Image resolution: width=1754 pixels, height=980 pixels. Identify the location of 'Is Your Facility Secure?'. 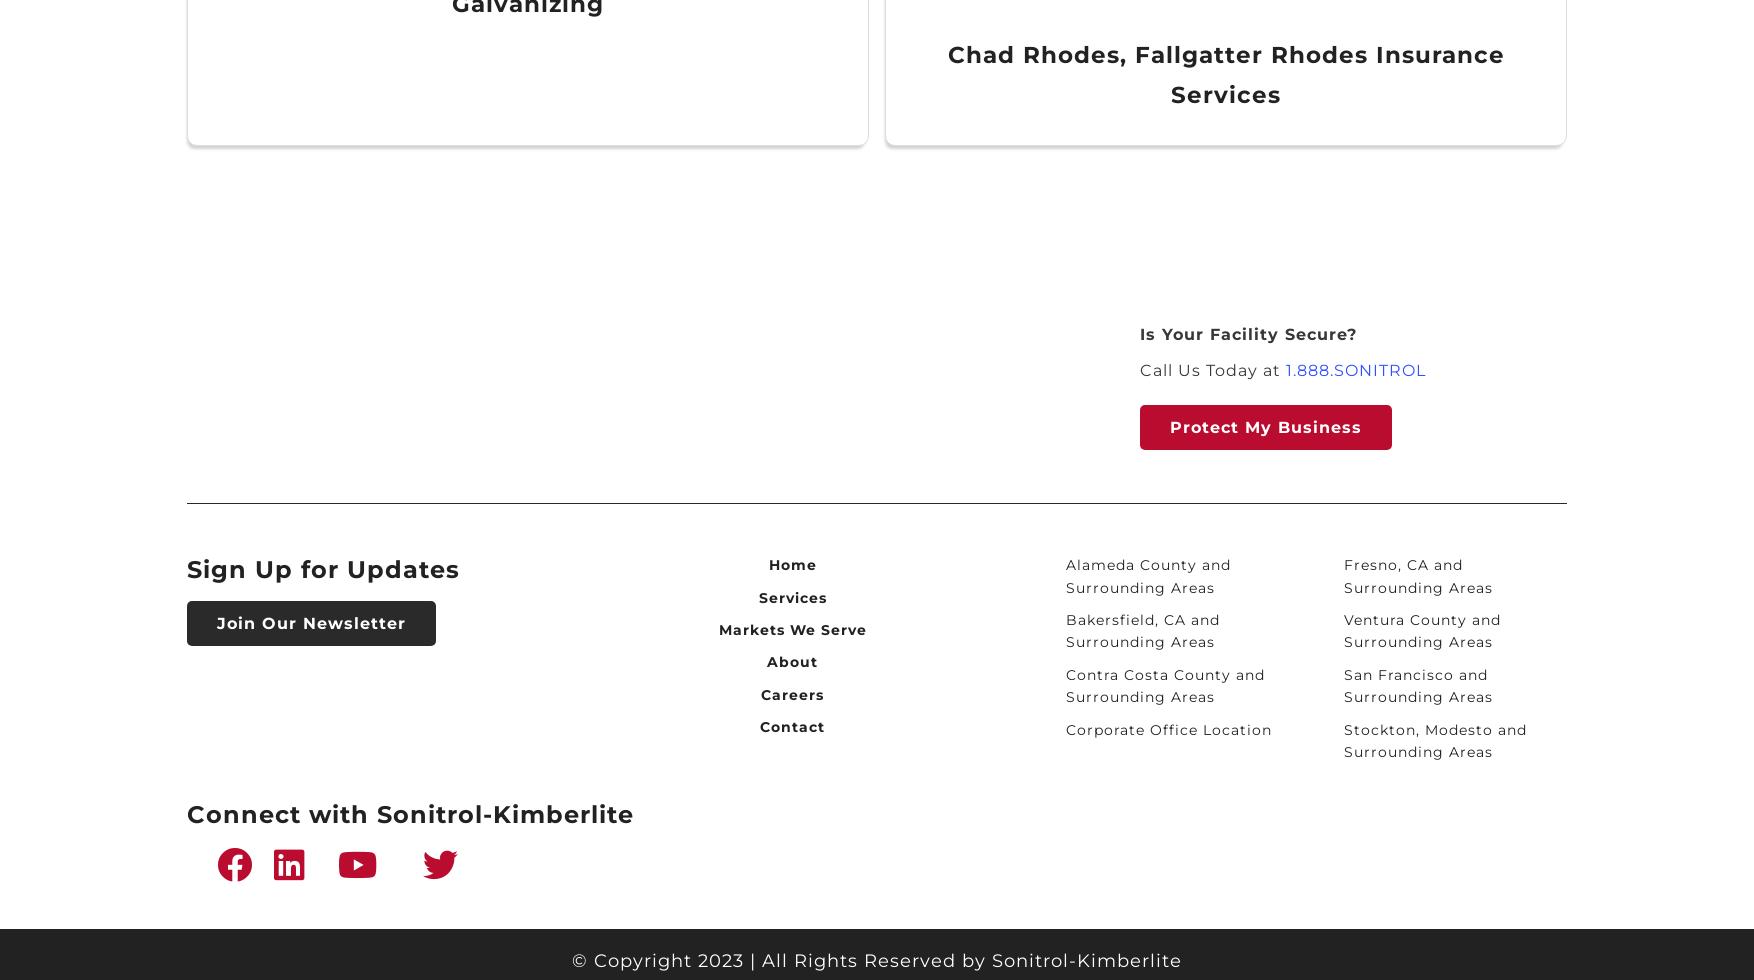
(1248, 334).